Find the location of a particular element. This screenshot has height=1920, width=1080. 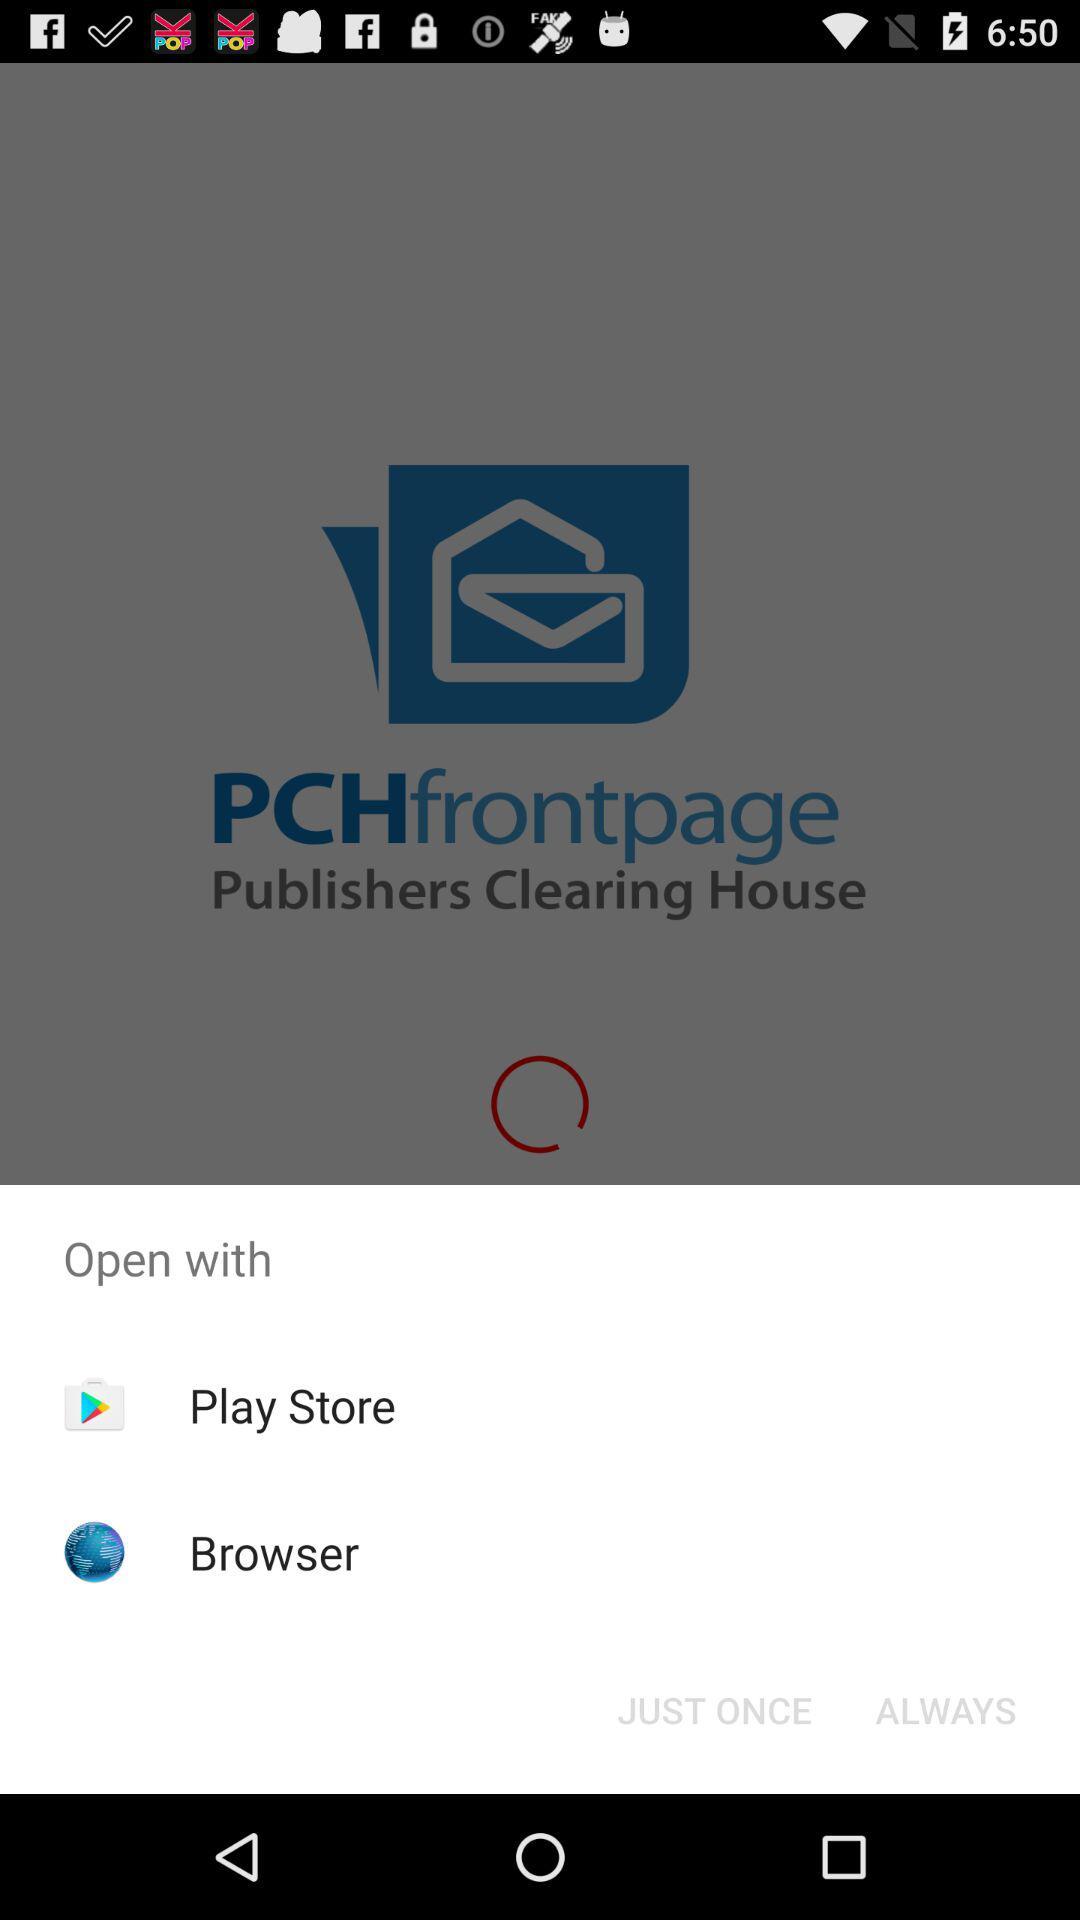

play store app is located at coordinates (292, 1404).